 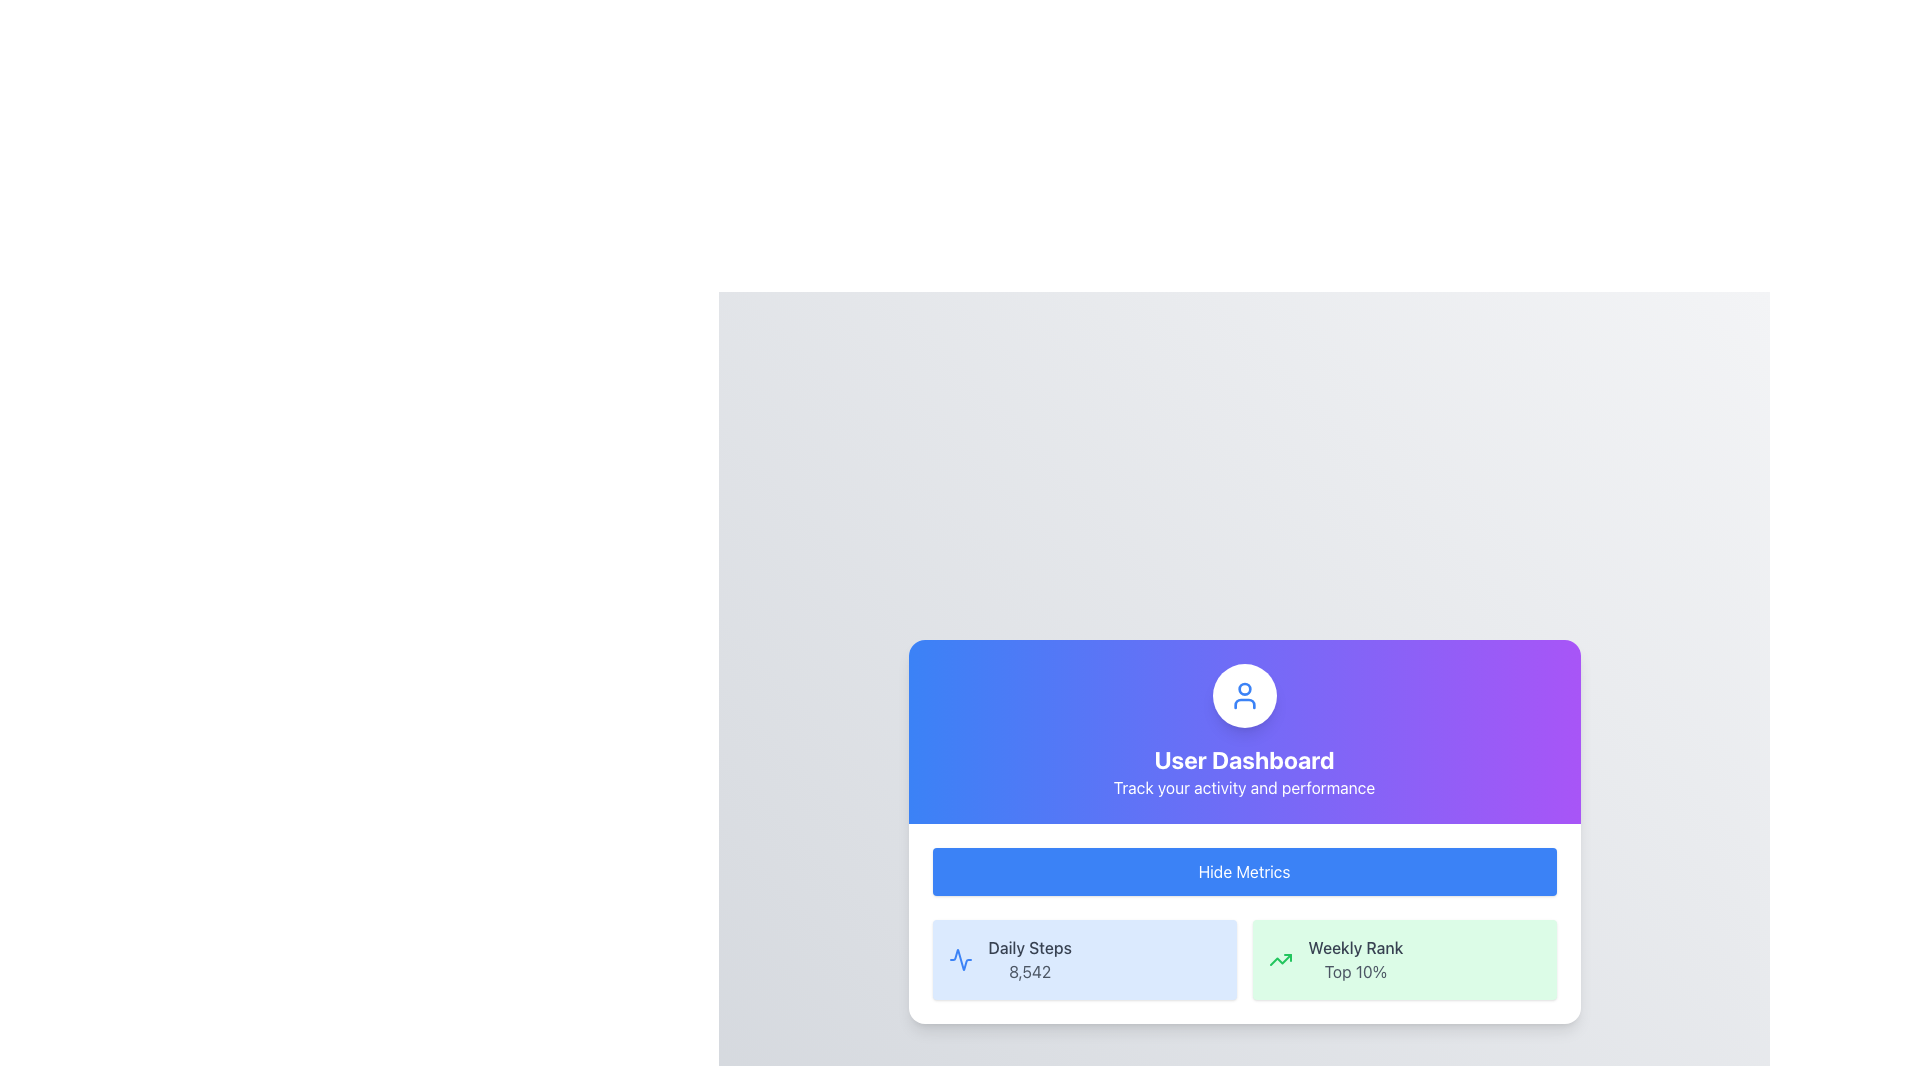 I want to click on the information cards in the Interactive dashboard panel, so click(x=1243, y=832).